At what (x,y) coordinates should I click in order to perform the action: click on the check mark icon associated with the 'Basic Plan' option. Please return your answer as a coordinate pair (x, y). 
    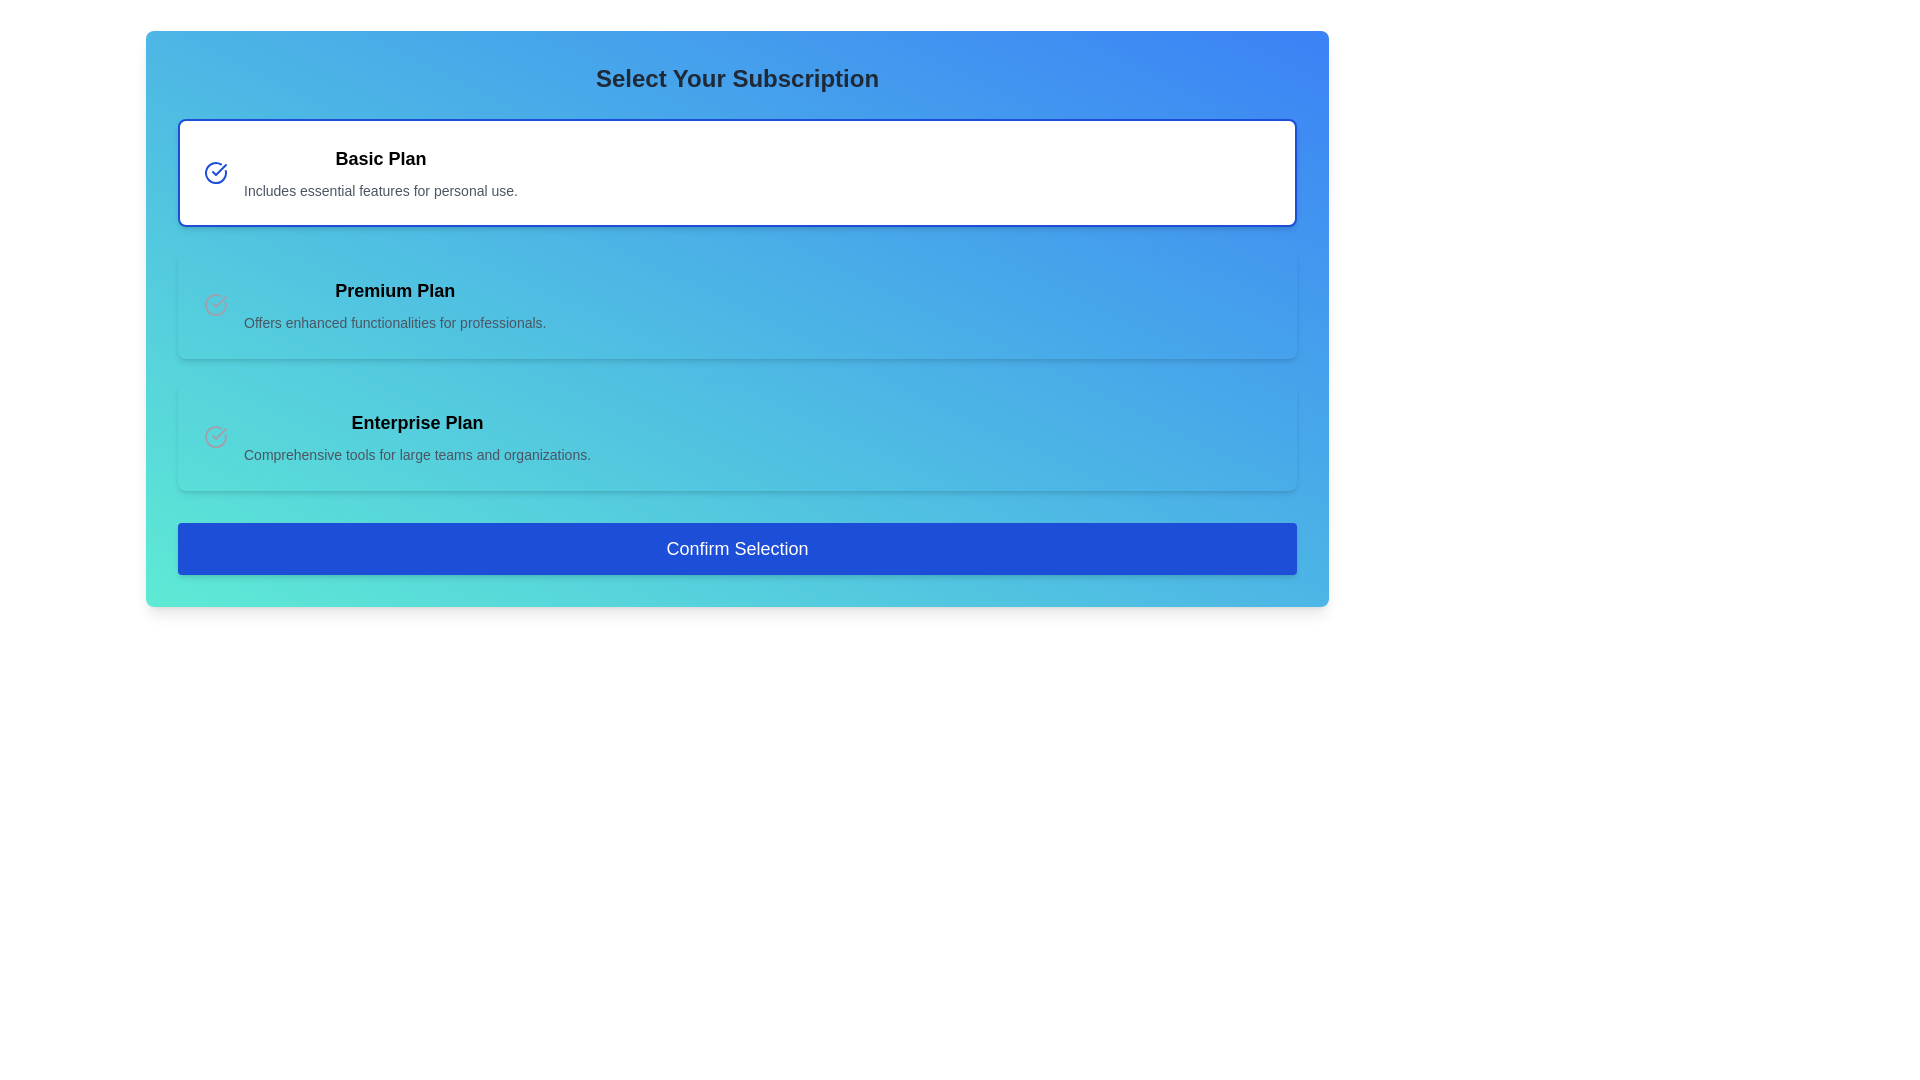
    Looking at the image, I should click on (219, 168).